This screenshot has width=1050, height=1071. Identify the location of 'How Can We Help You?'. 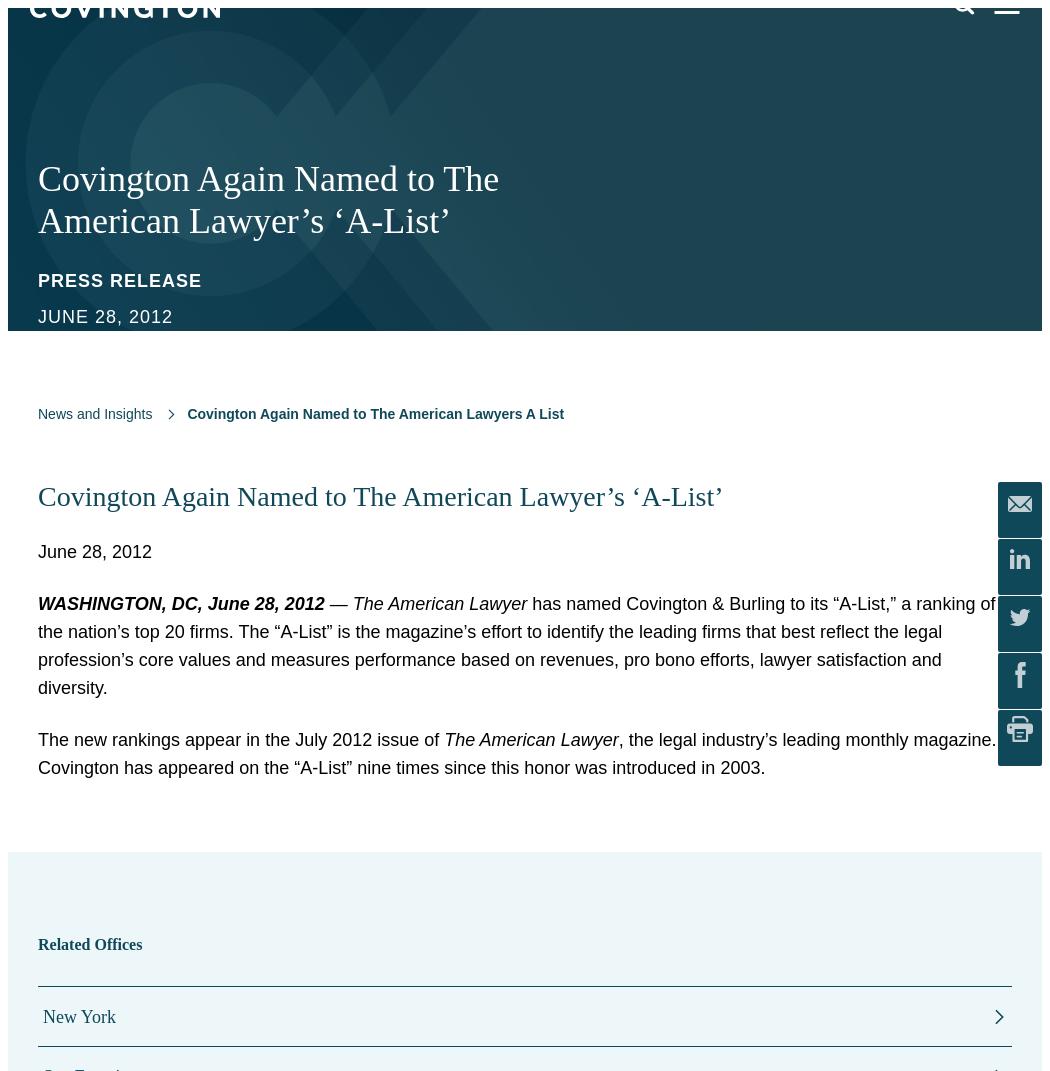
(568, 155).